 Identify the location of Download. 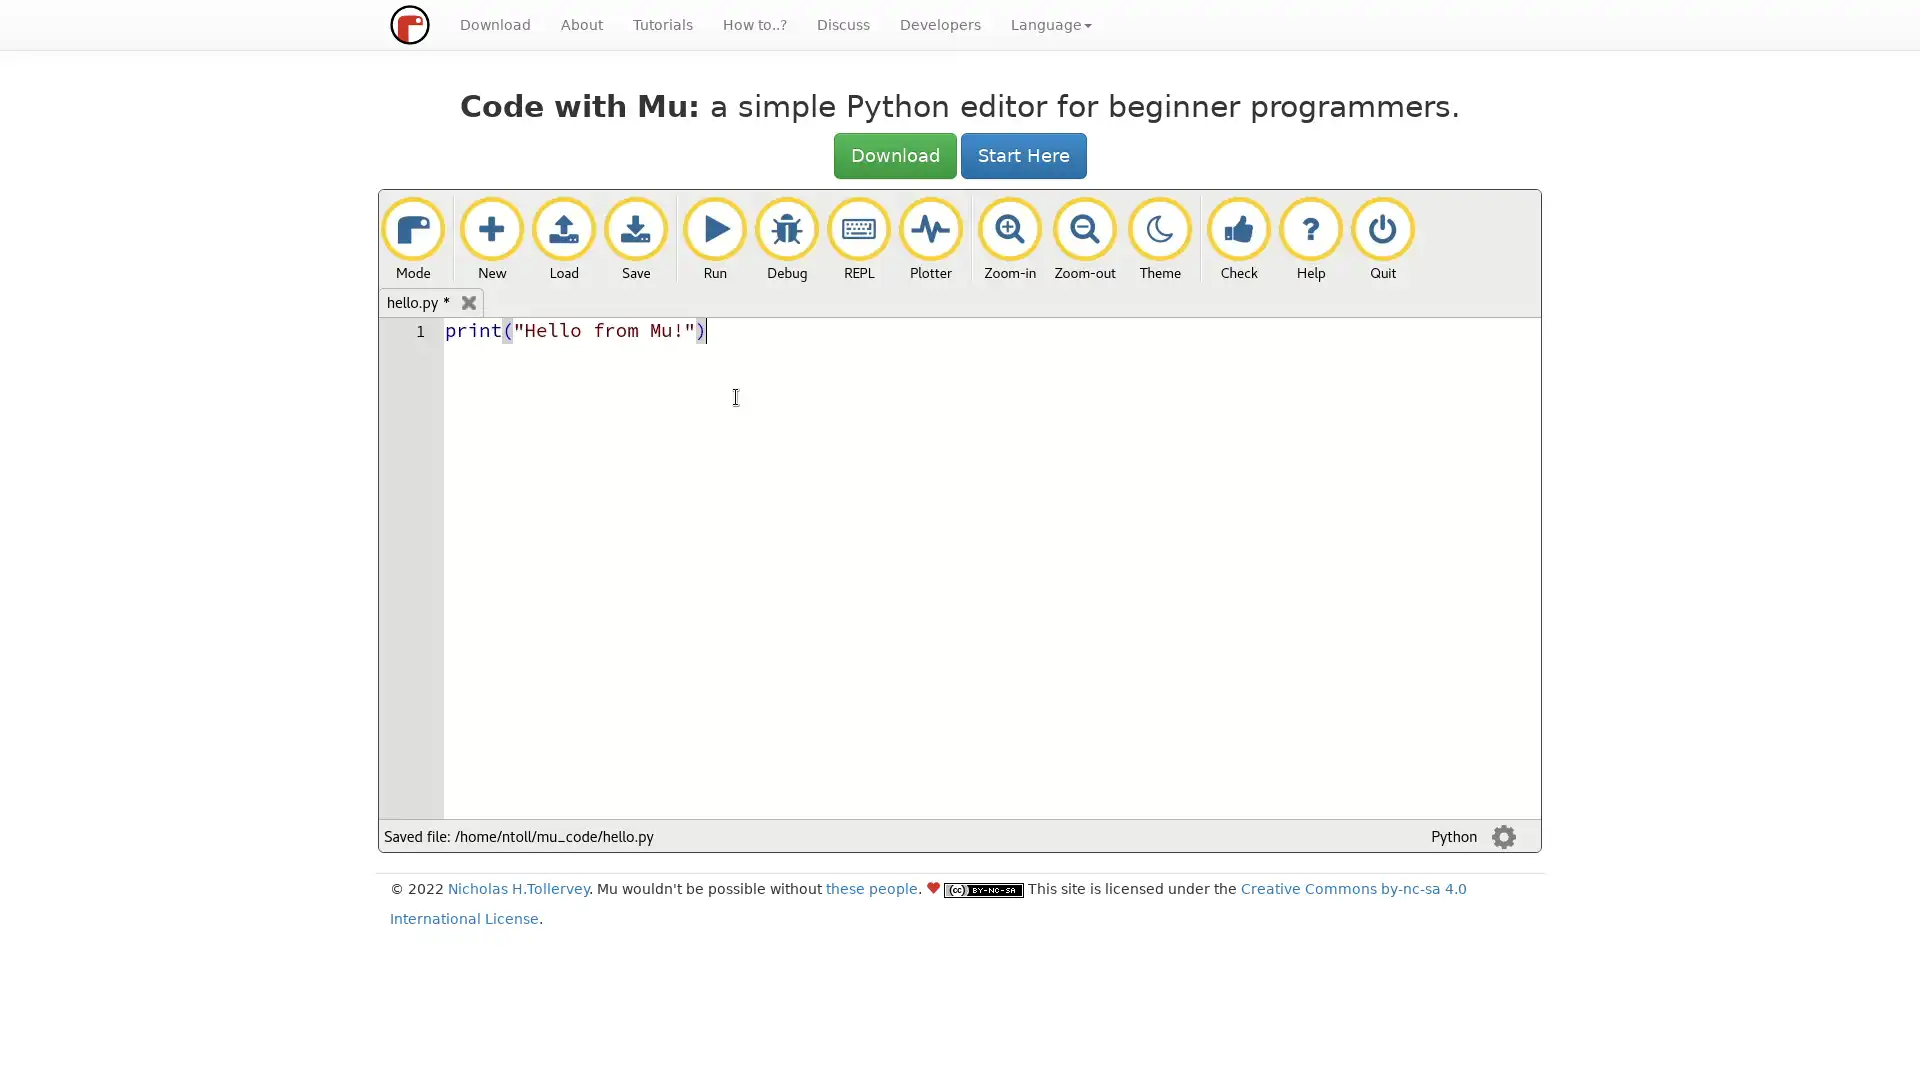
(893, 154).